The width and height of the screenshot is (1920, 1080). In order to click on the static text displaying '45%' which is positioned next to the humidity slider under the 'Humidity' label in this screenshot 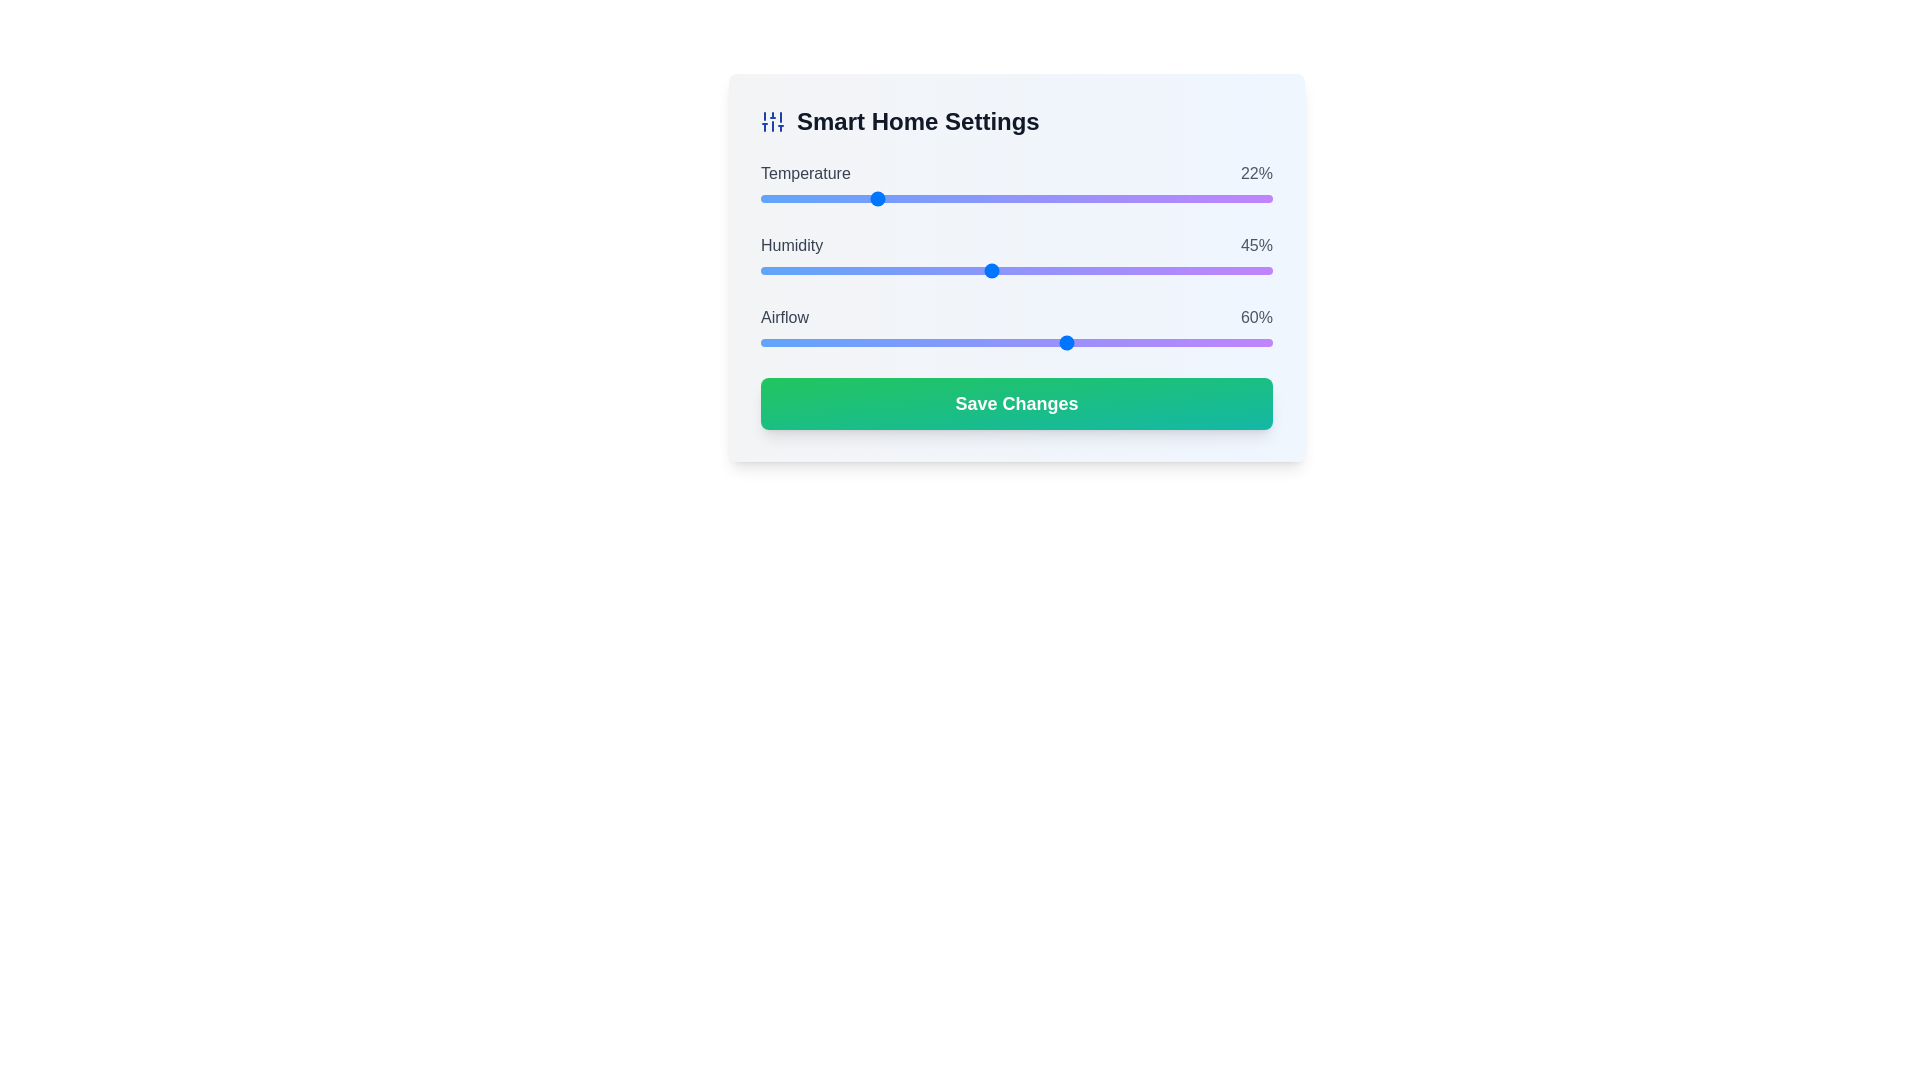, I will do `click(1256, 245)`.